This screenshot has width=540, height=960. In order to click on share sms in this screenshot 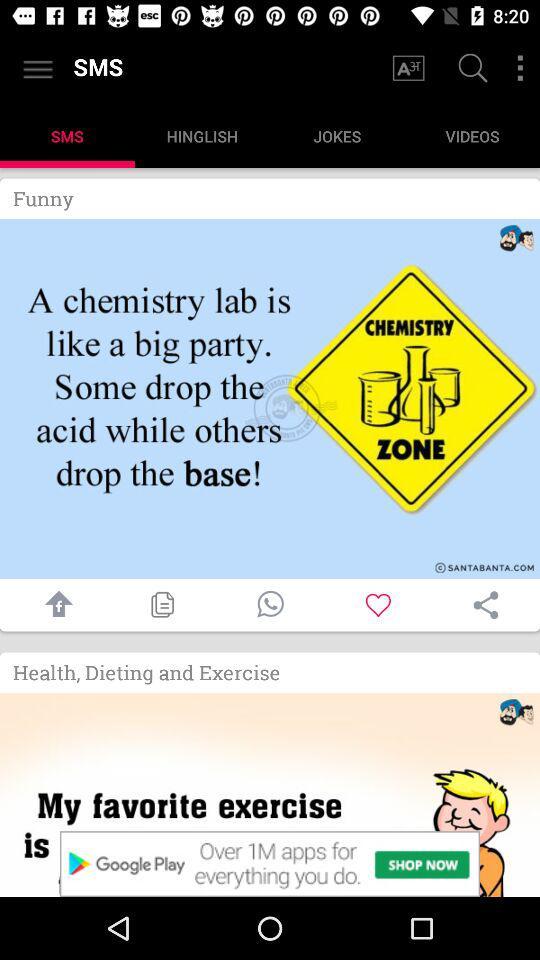, I will do `click(485, 604)`.